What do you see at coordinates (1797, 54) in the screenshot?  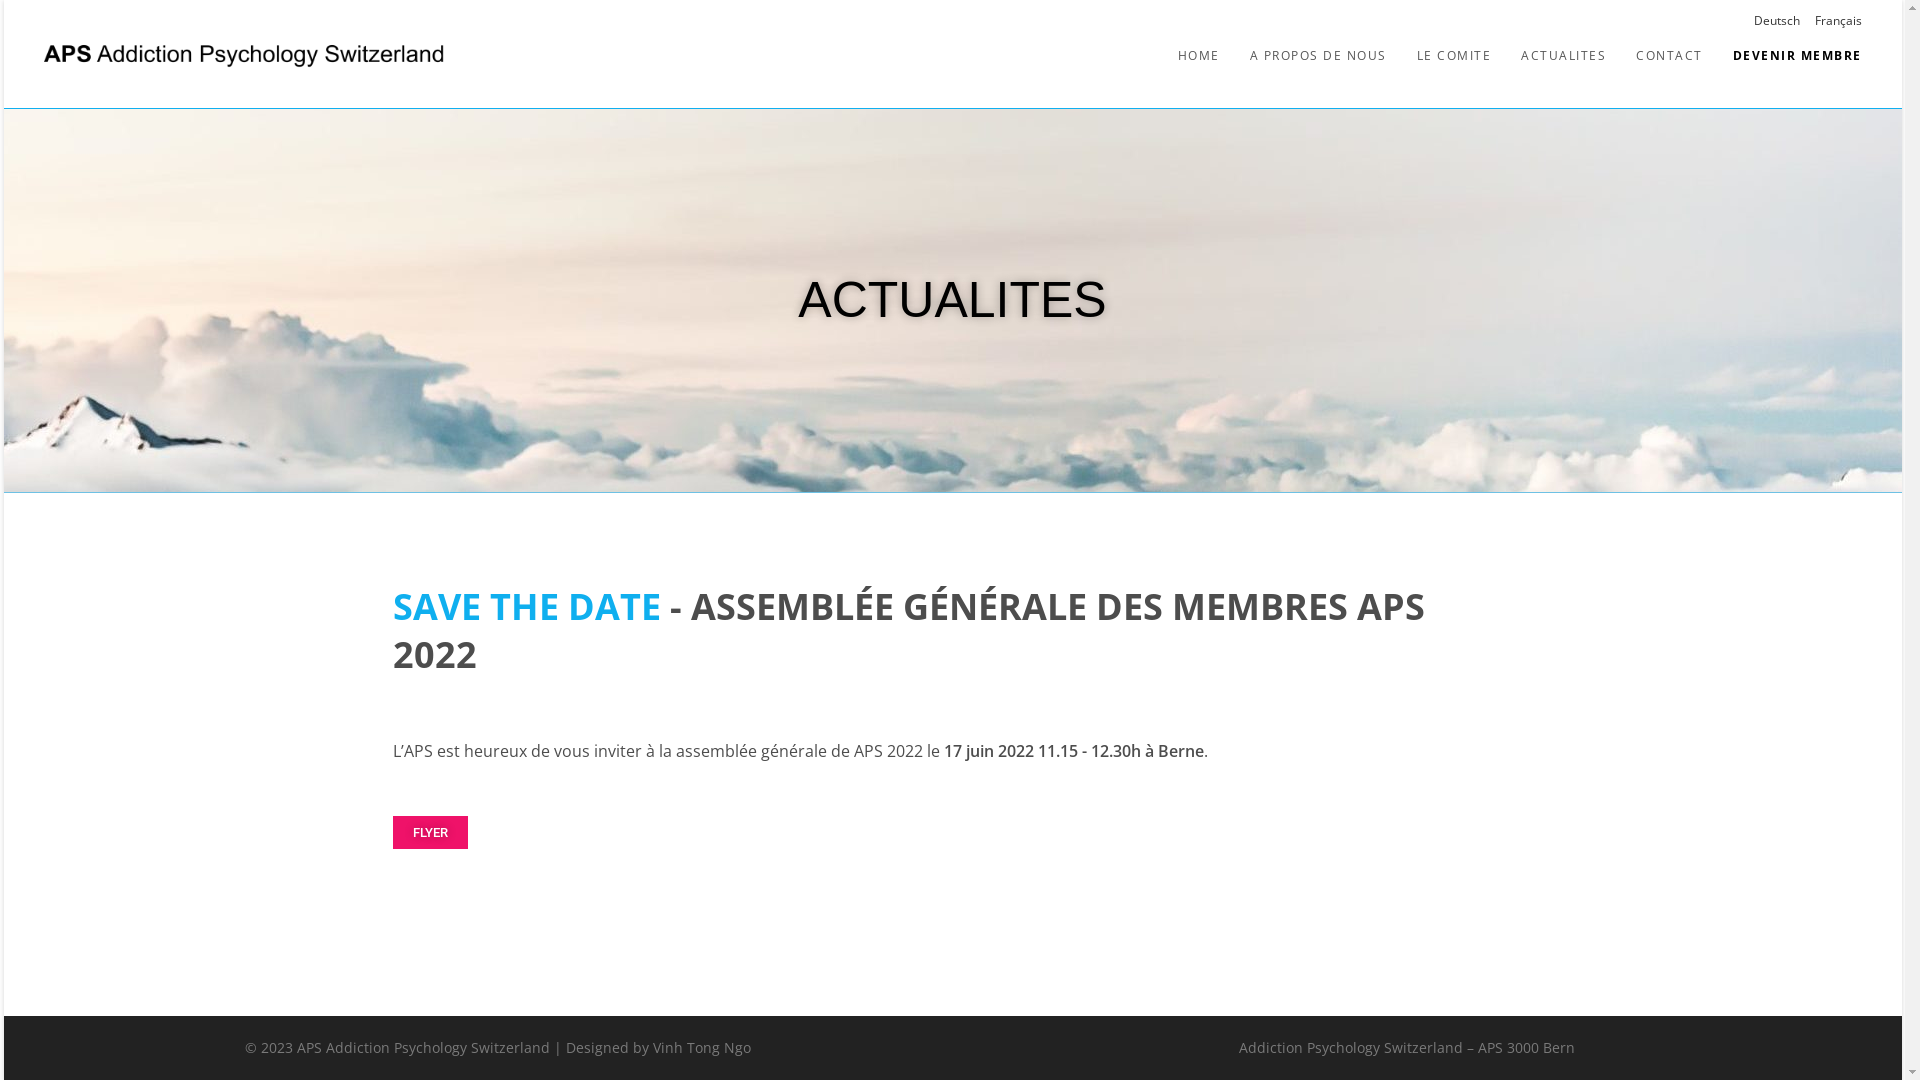 I see `'DEVENIR MEMBRE'` at bounding box center [1797, 54].